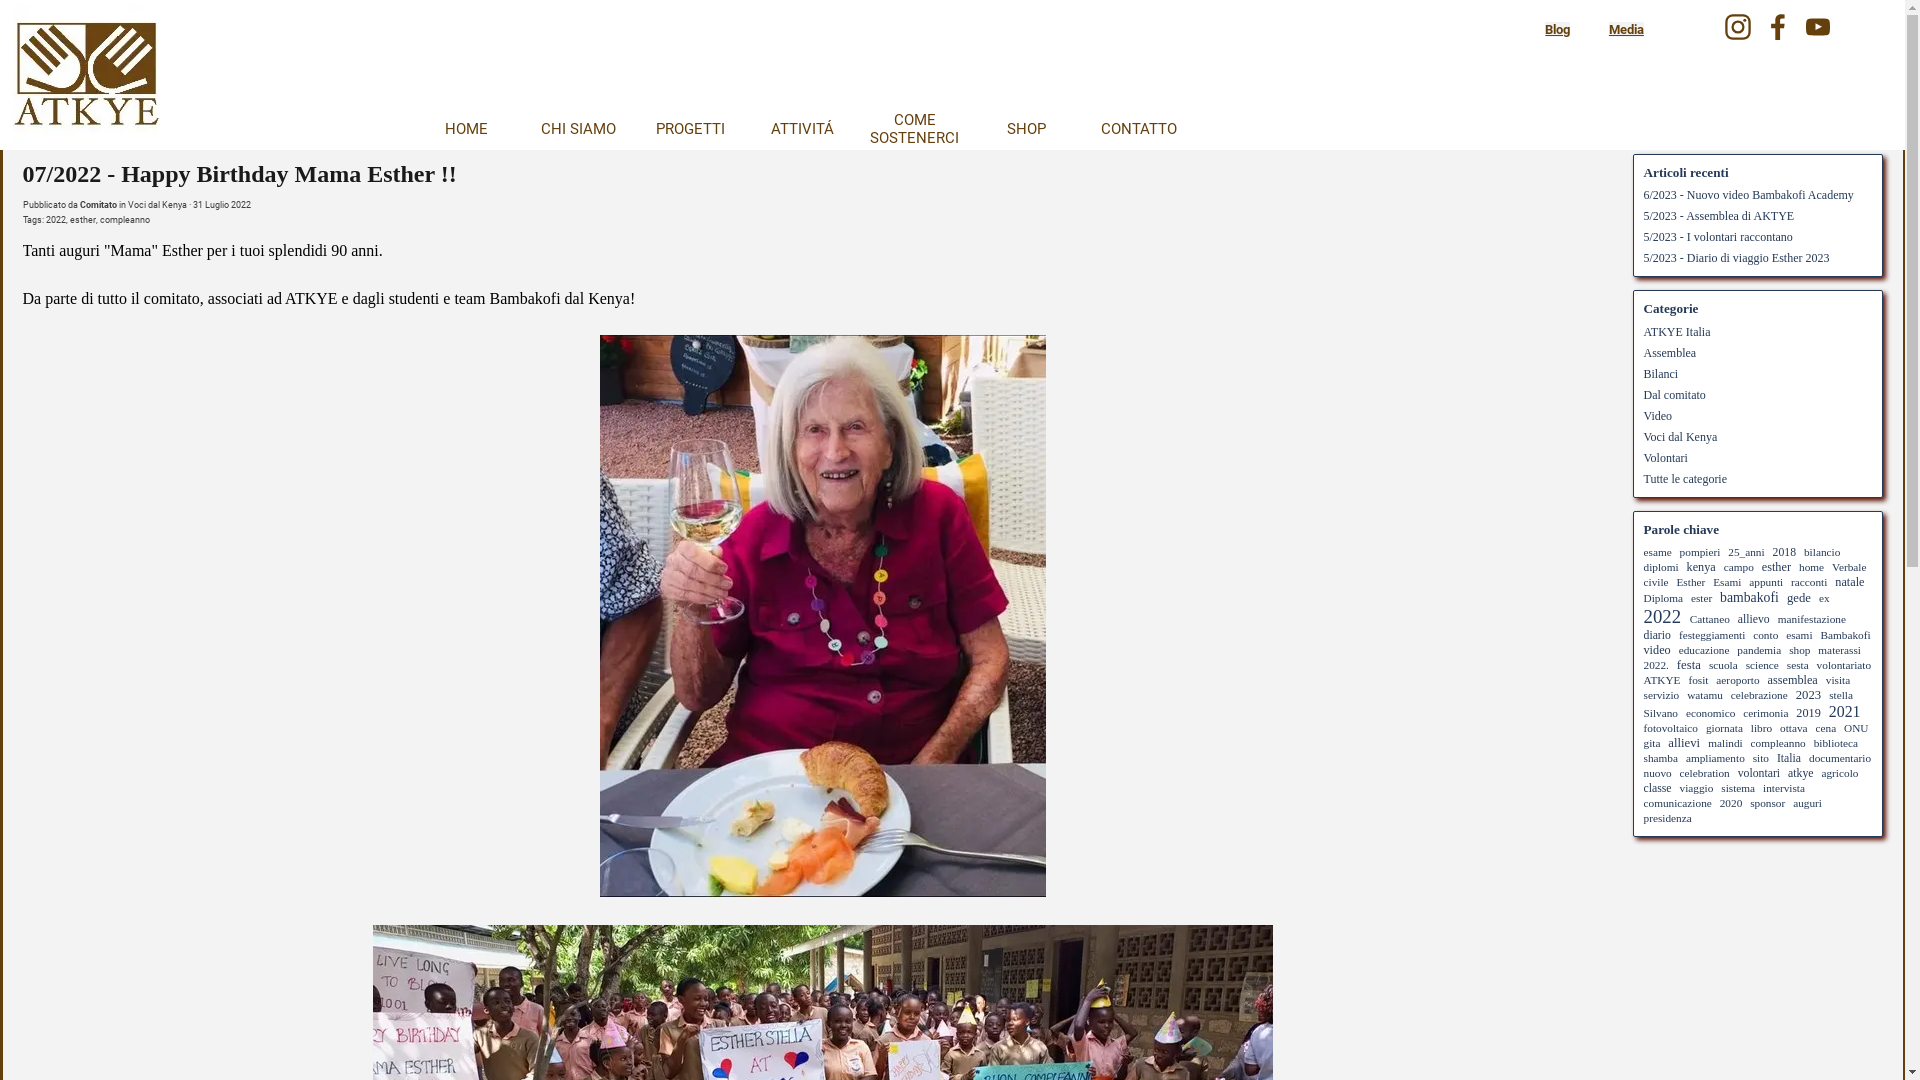 The height and width of the screenshot is (1080, 1920). I want to click on 'presidenza', so click(1667, 817).